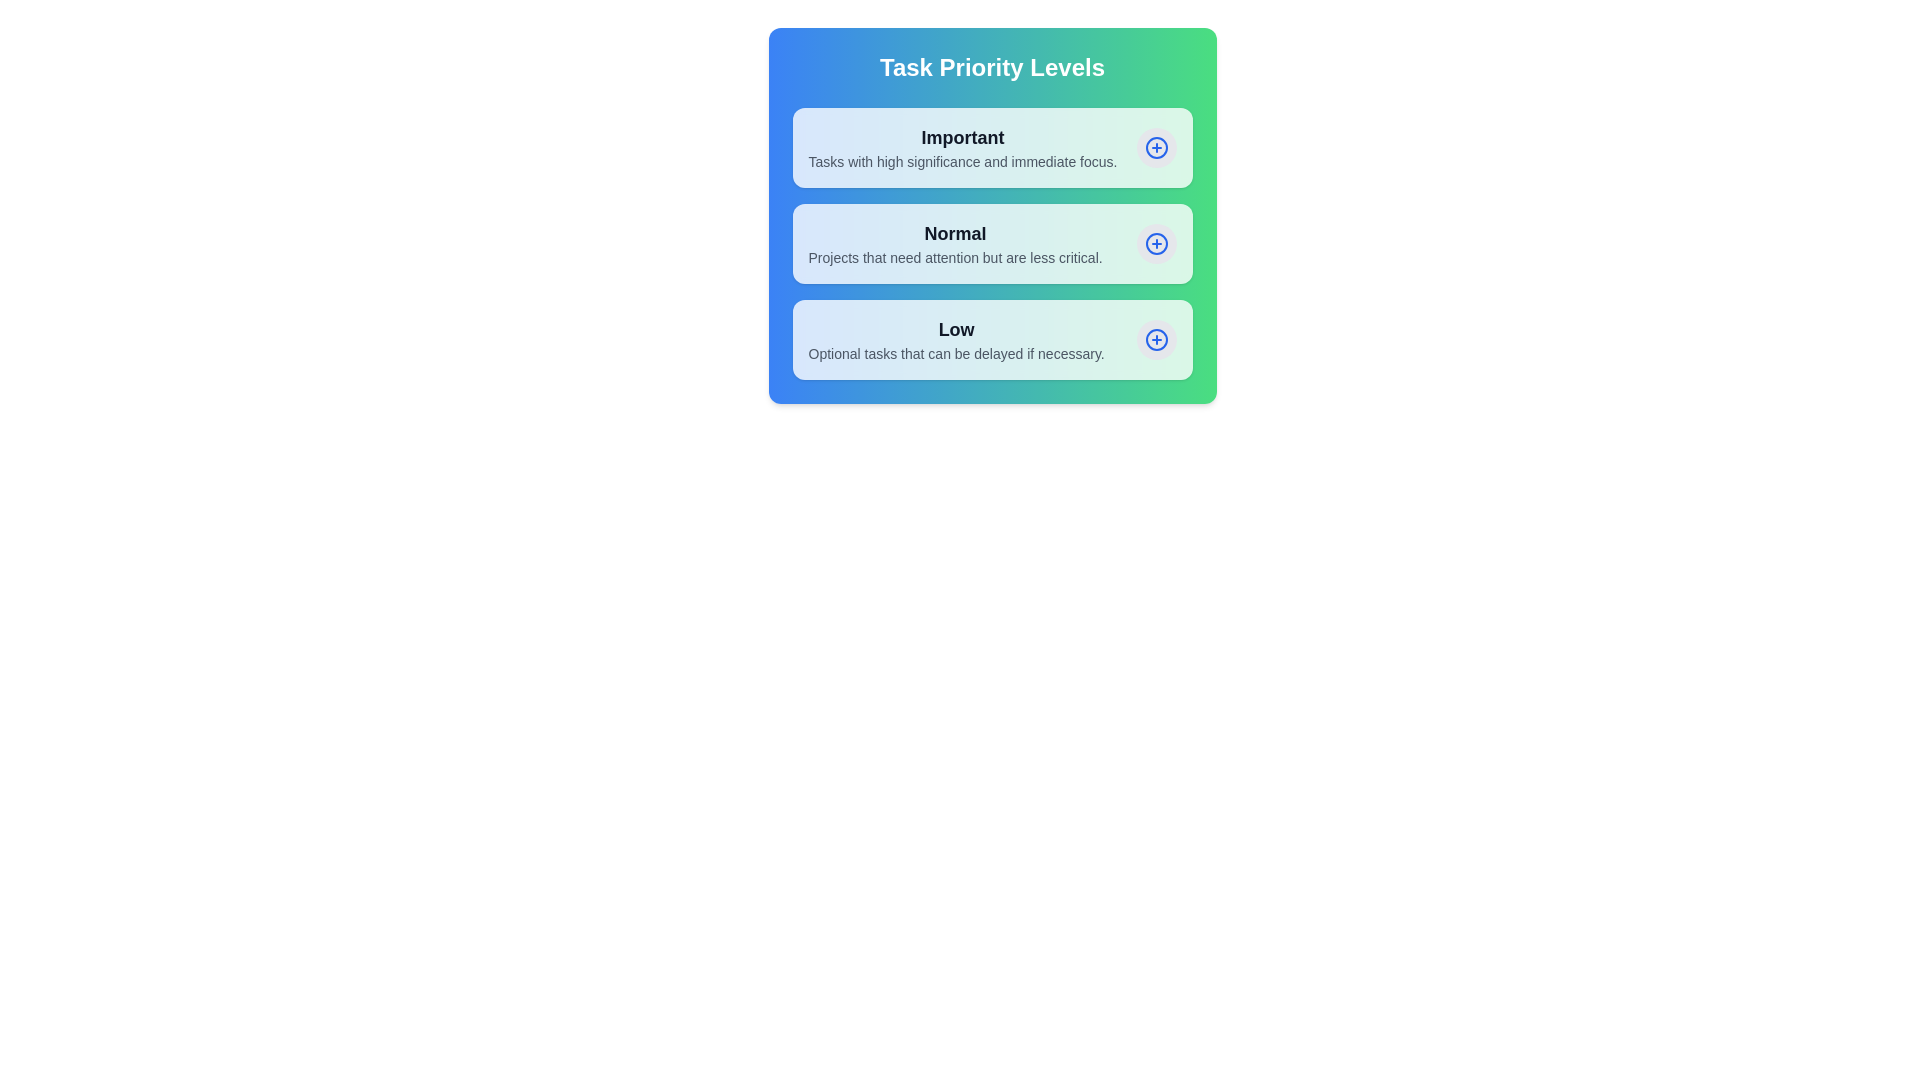 Image resolution: width=1920 pixels, height=1080 pixels. I want to click on 'Normal' text label element, which is a large, bold, dark grey text situated on a gradient background, positioned between the 'Important' and 'Low' sections, so click(954, 233).